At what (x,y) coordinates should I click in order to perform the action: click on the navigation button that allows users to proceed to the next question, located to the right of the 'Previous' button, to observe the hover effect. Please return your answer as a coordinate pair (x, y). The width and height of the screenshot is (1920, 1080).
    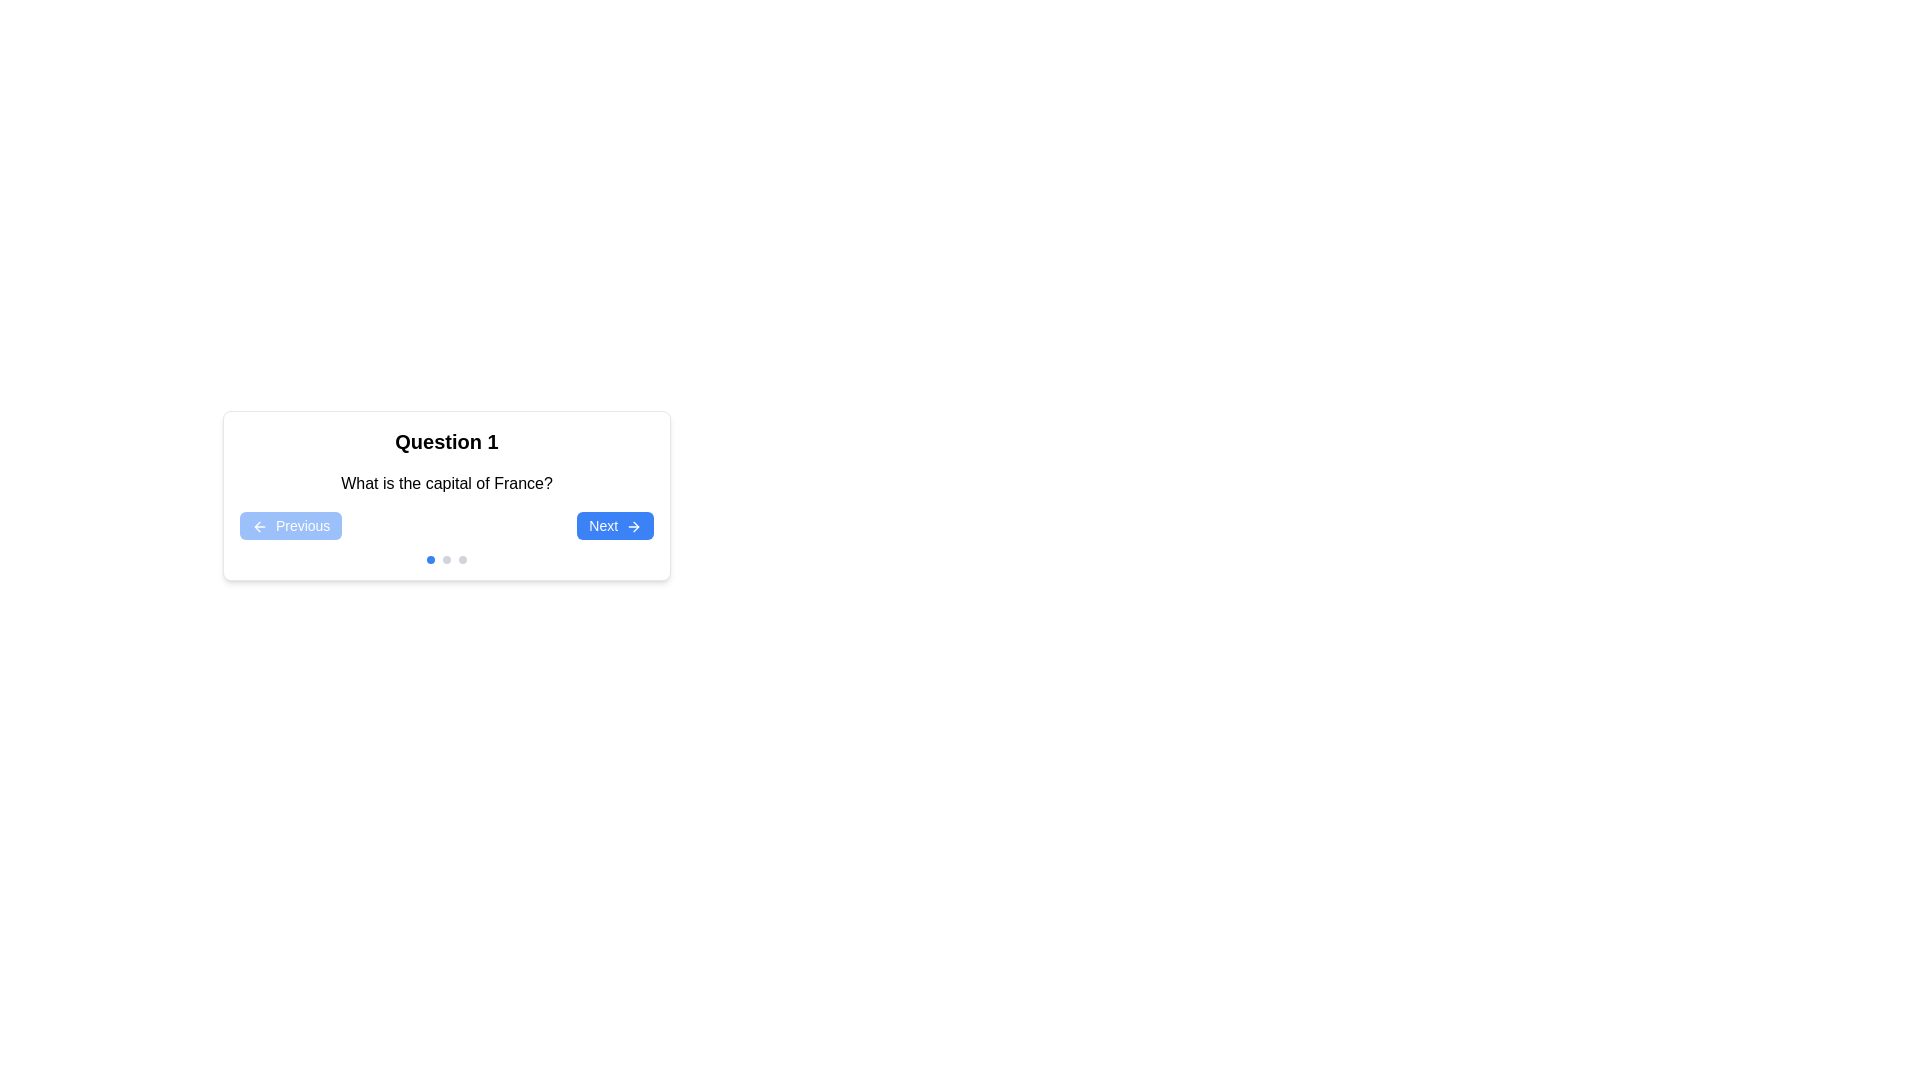
    Looking at the image, I should click on (614, 524).